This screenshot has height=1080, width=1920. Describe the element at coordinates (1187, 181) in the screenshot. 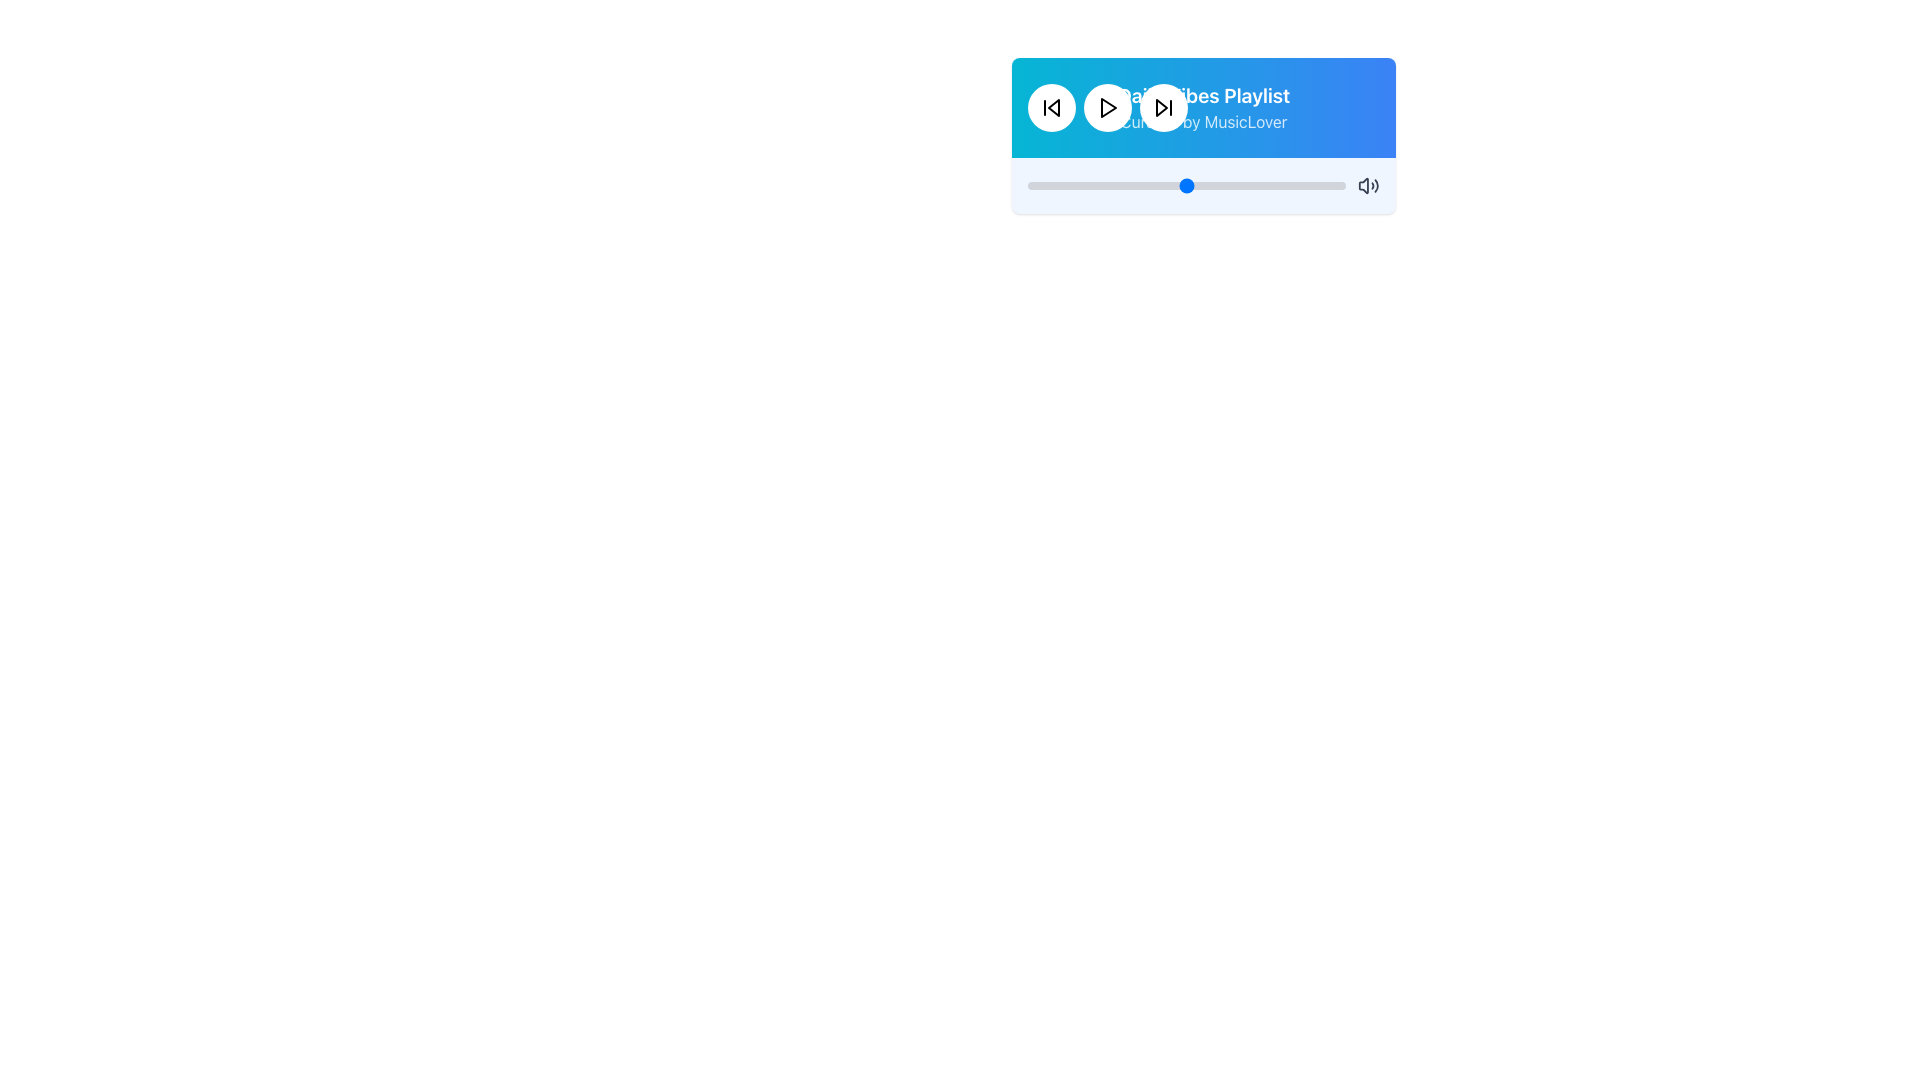

I see `the slider's value` at that location.